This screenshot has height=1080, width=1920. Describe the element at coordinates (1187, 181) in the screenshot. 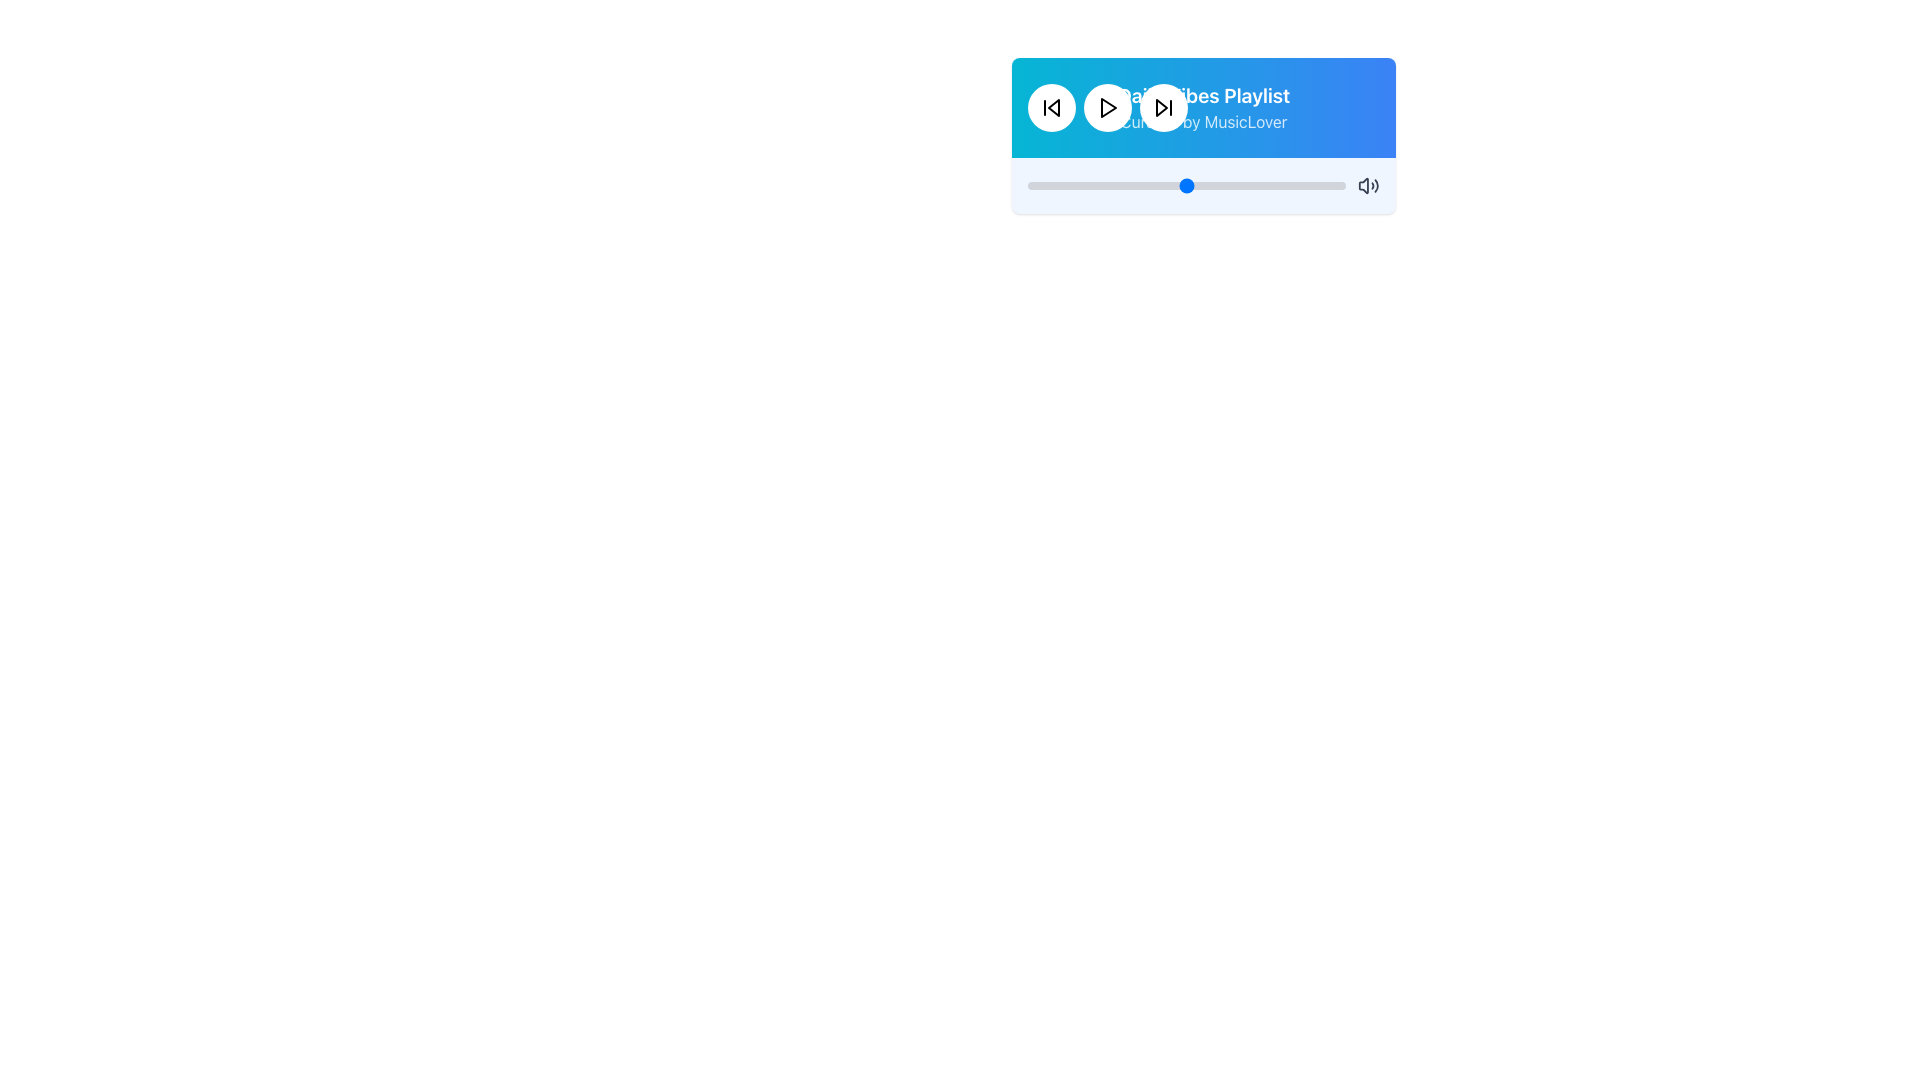

I see `the slider's value` at that location.